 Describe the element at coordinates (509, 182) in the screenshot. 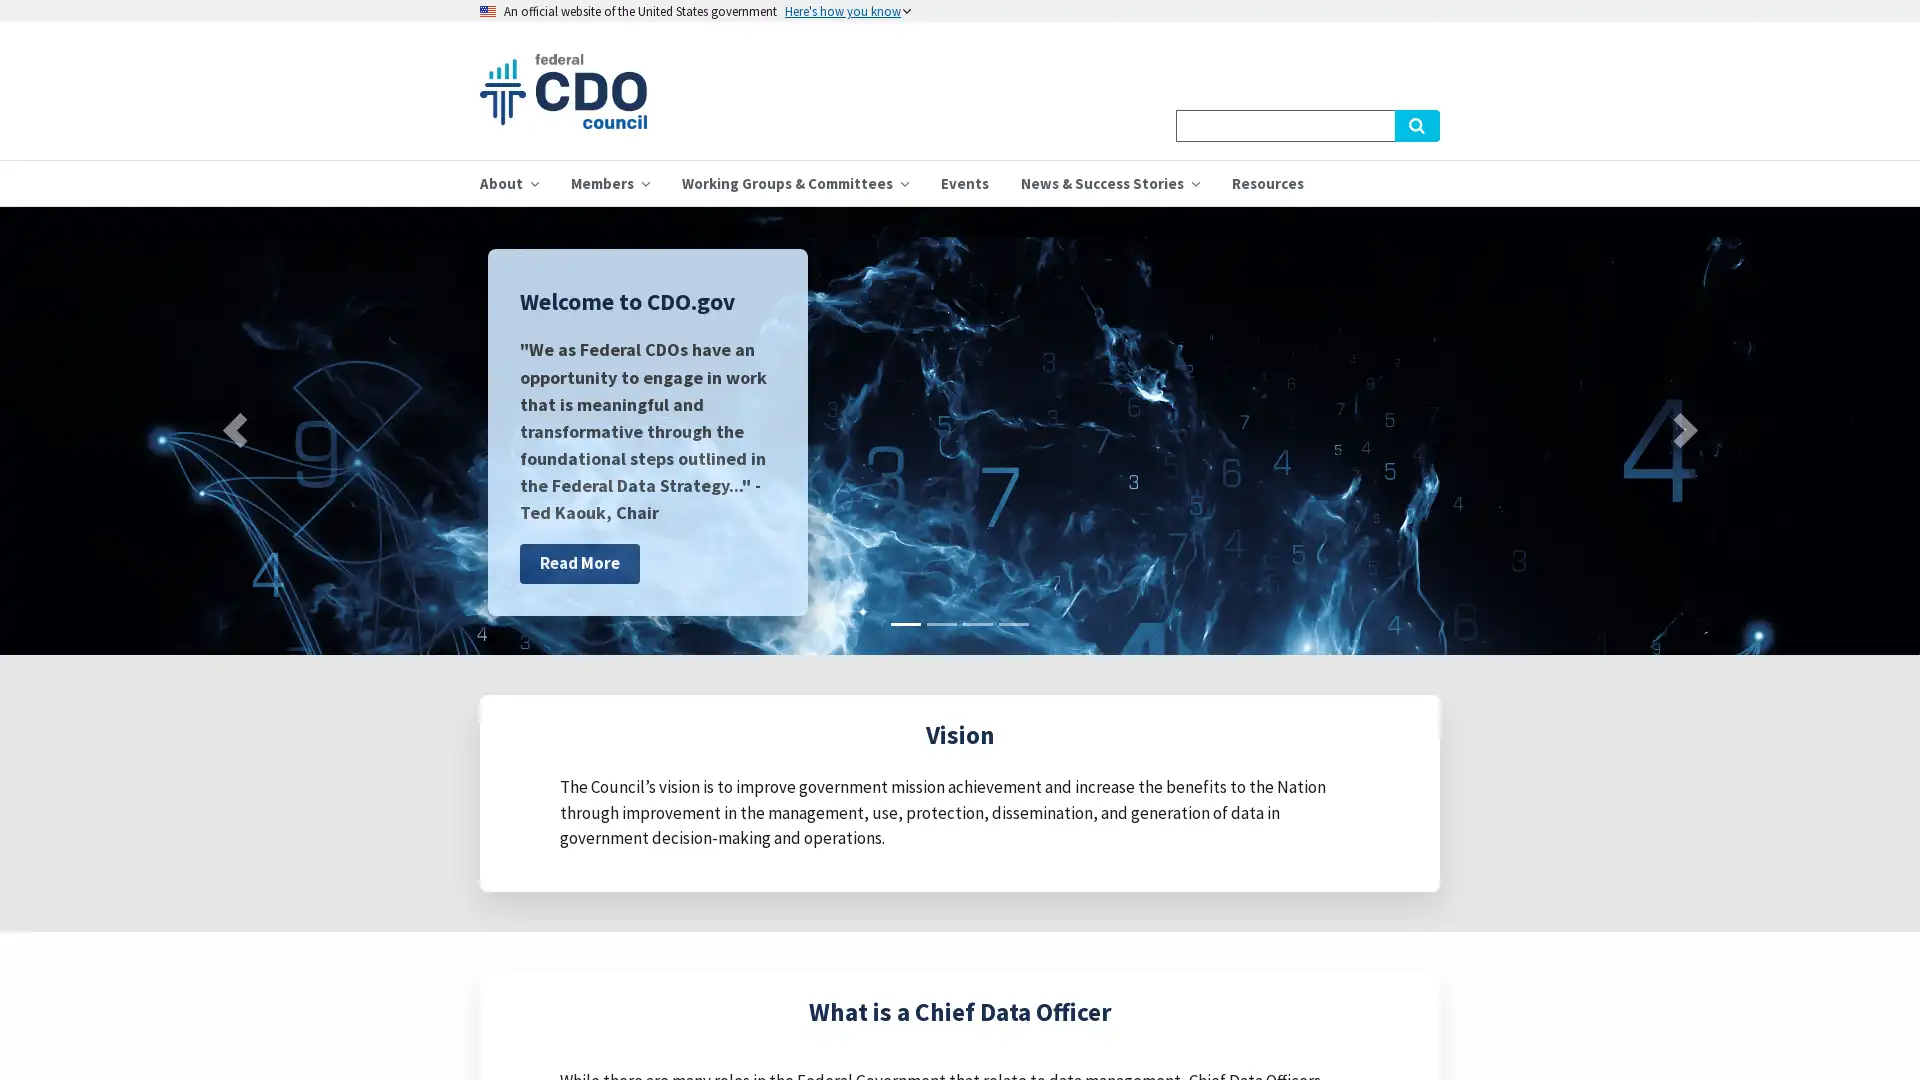

I see `About` at that location.